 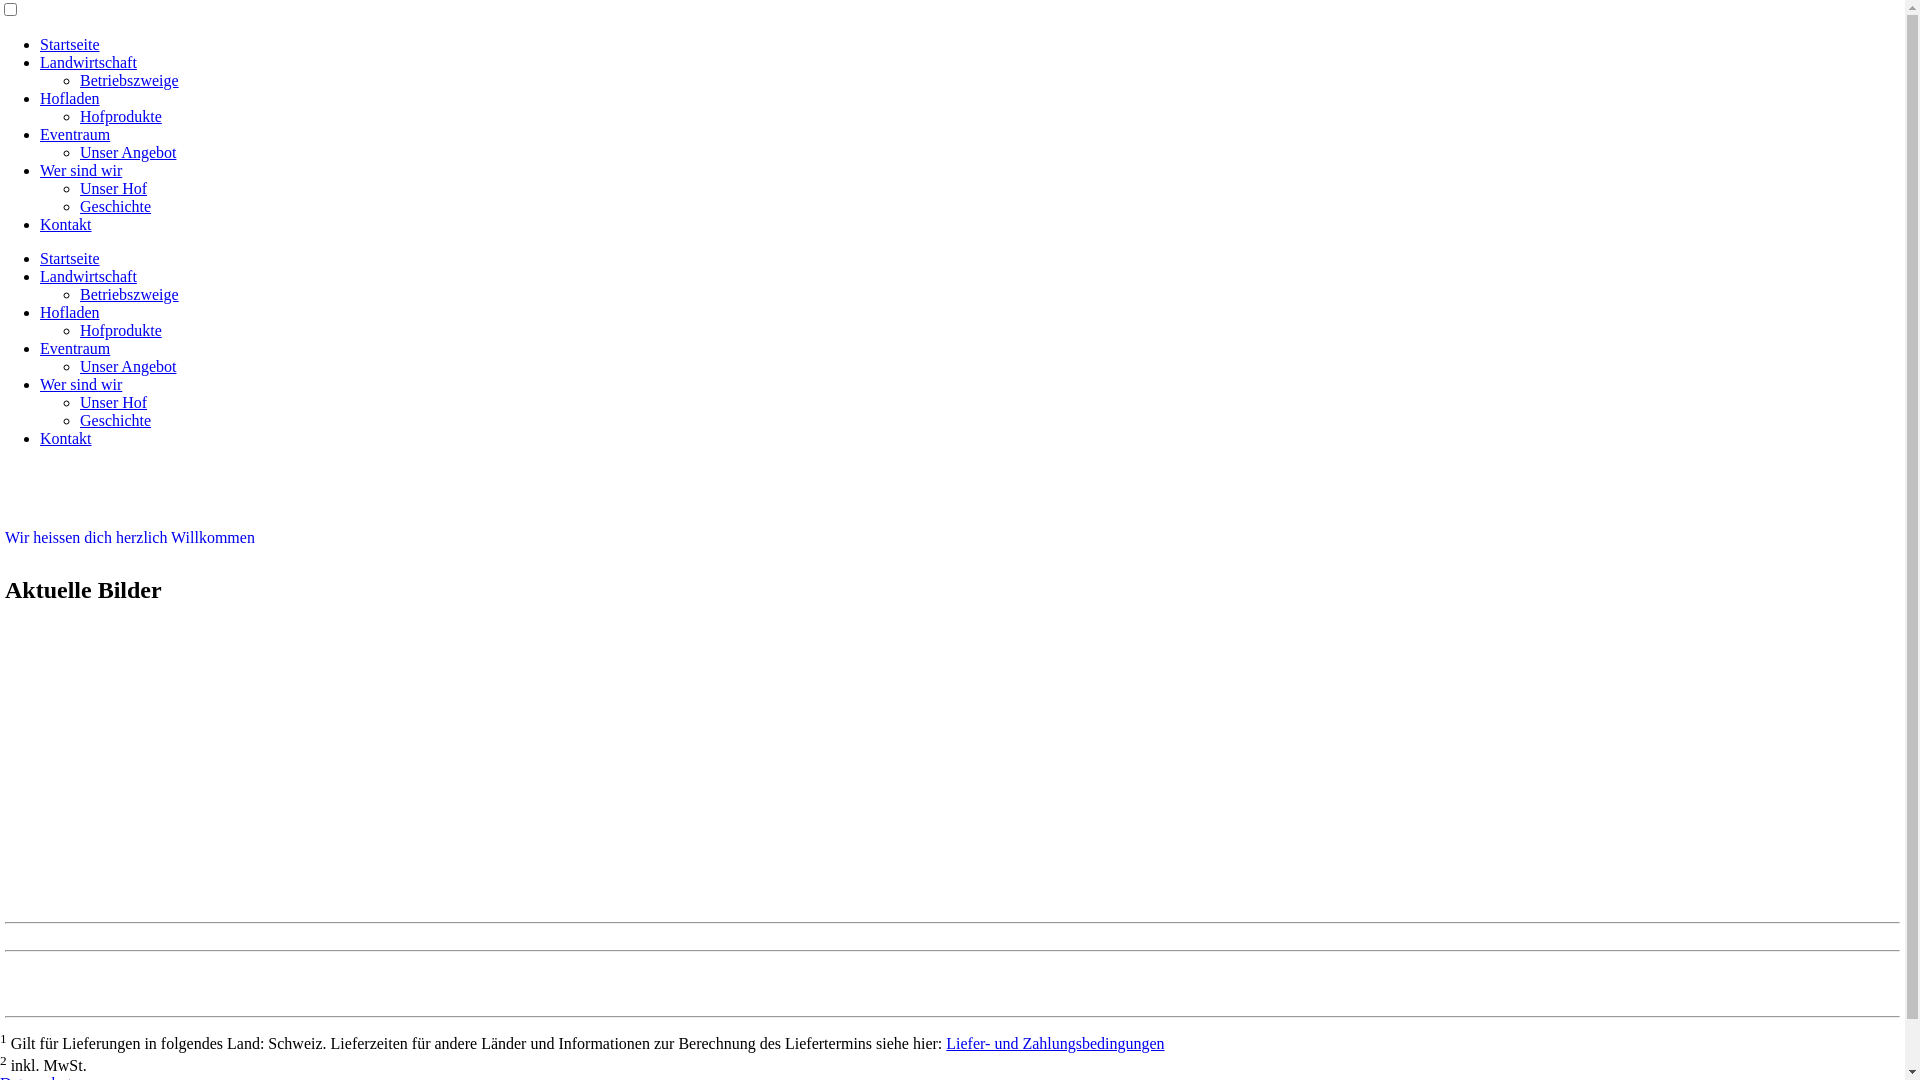 What do you see at coordinates (39, 98) in the screenshot?
I see `'Hofladen'` at bounding box center [39, 98].